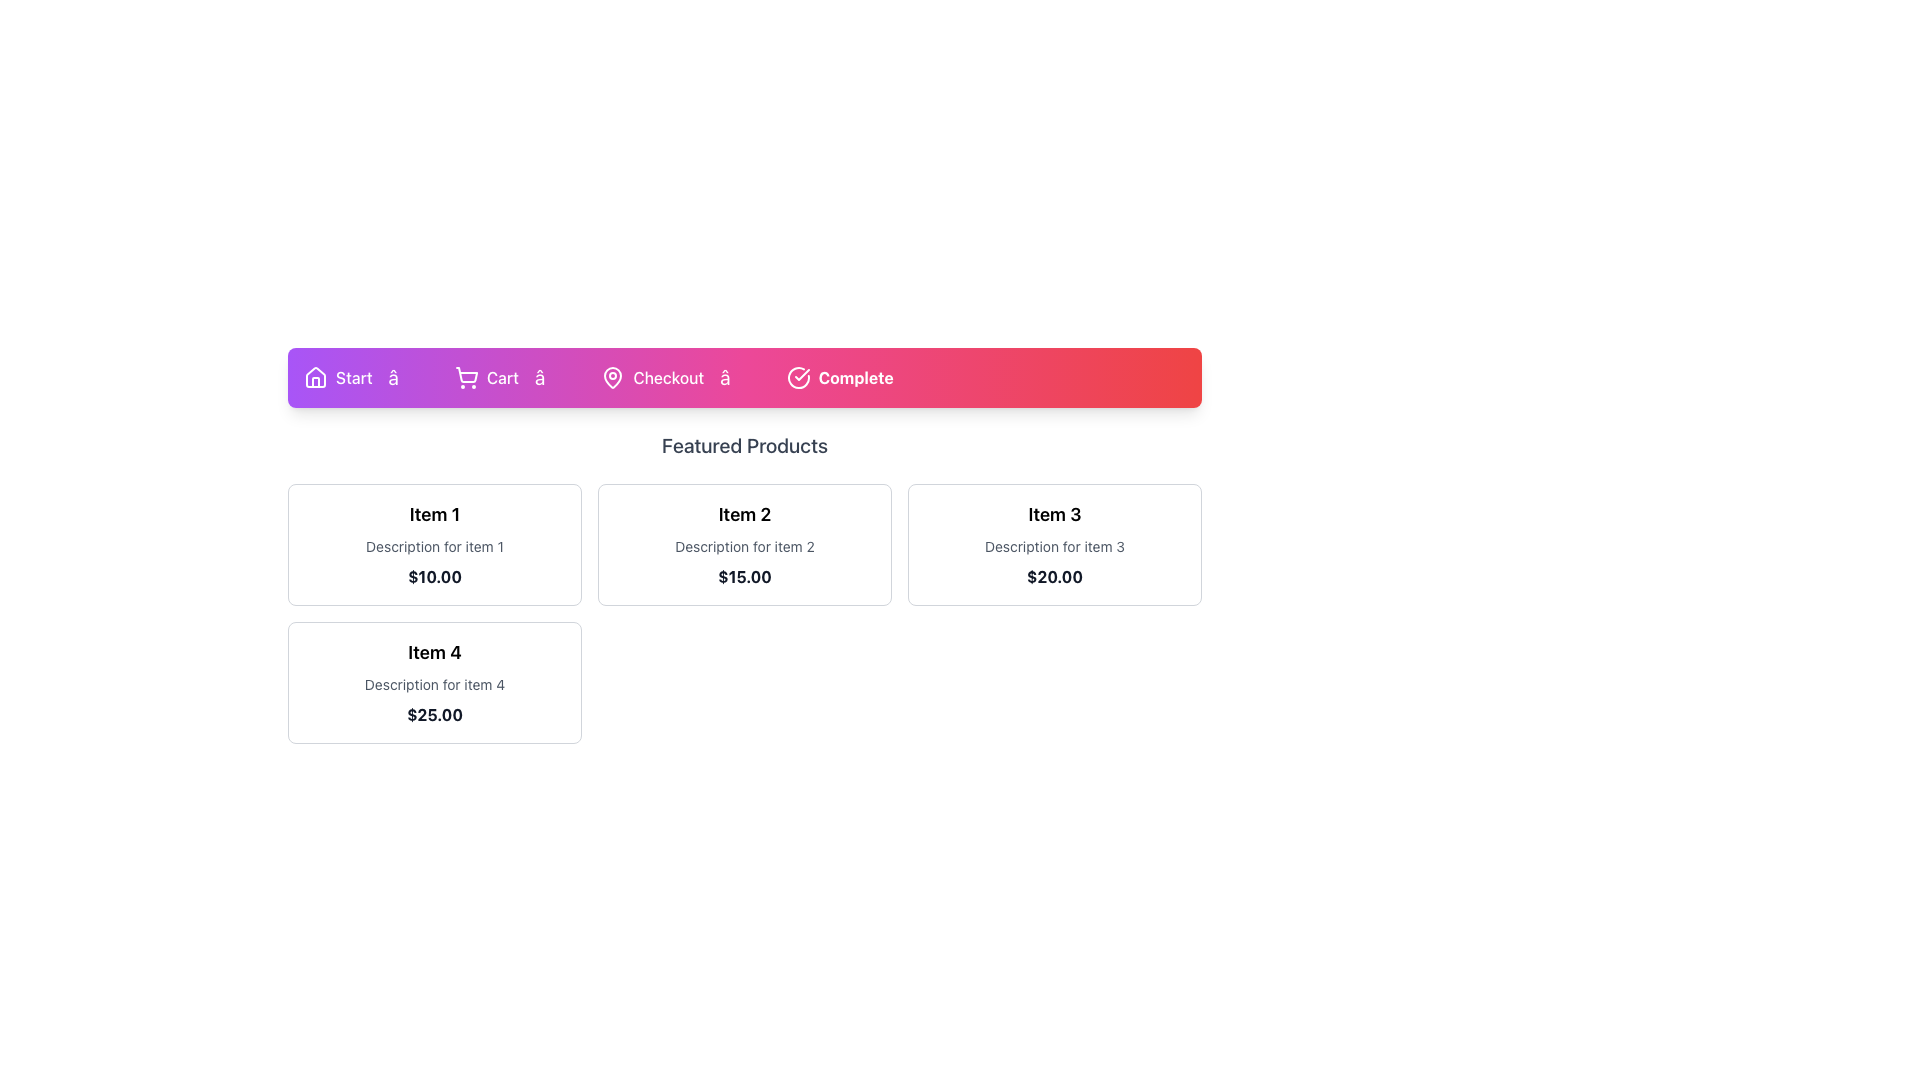 The image size is (1920, 1080). I want to click on the product card displaying 'Item 1' with the price '$10.00' located in the top-left corner of the grid layout, so click(434, 544).